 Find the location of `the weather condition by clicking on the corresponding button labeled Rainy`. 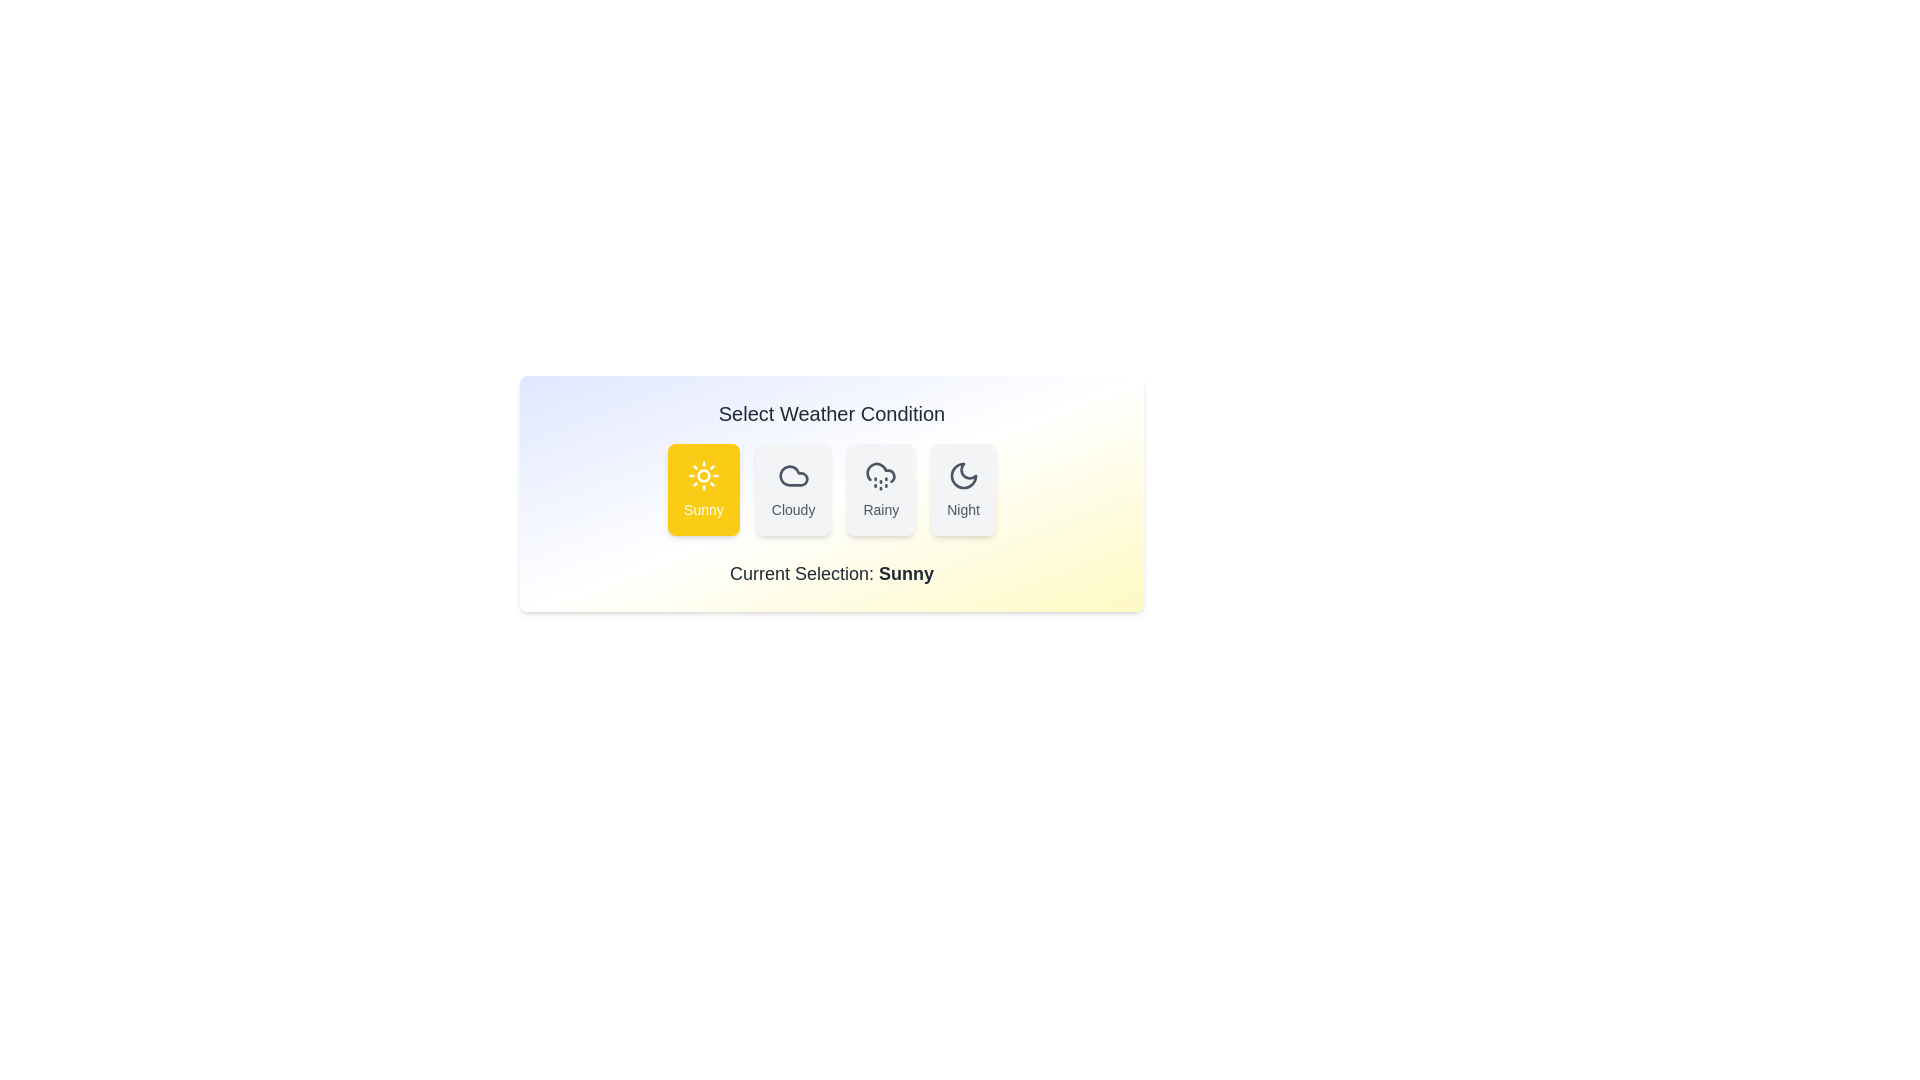

the weather condition by clicking on the corresponding button labeled Rainy is located at coordinates (880, 489).